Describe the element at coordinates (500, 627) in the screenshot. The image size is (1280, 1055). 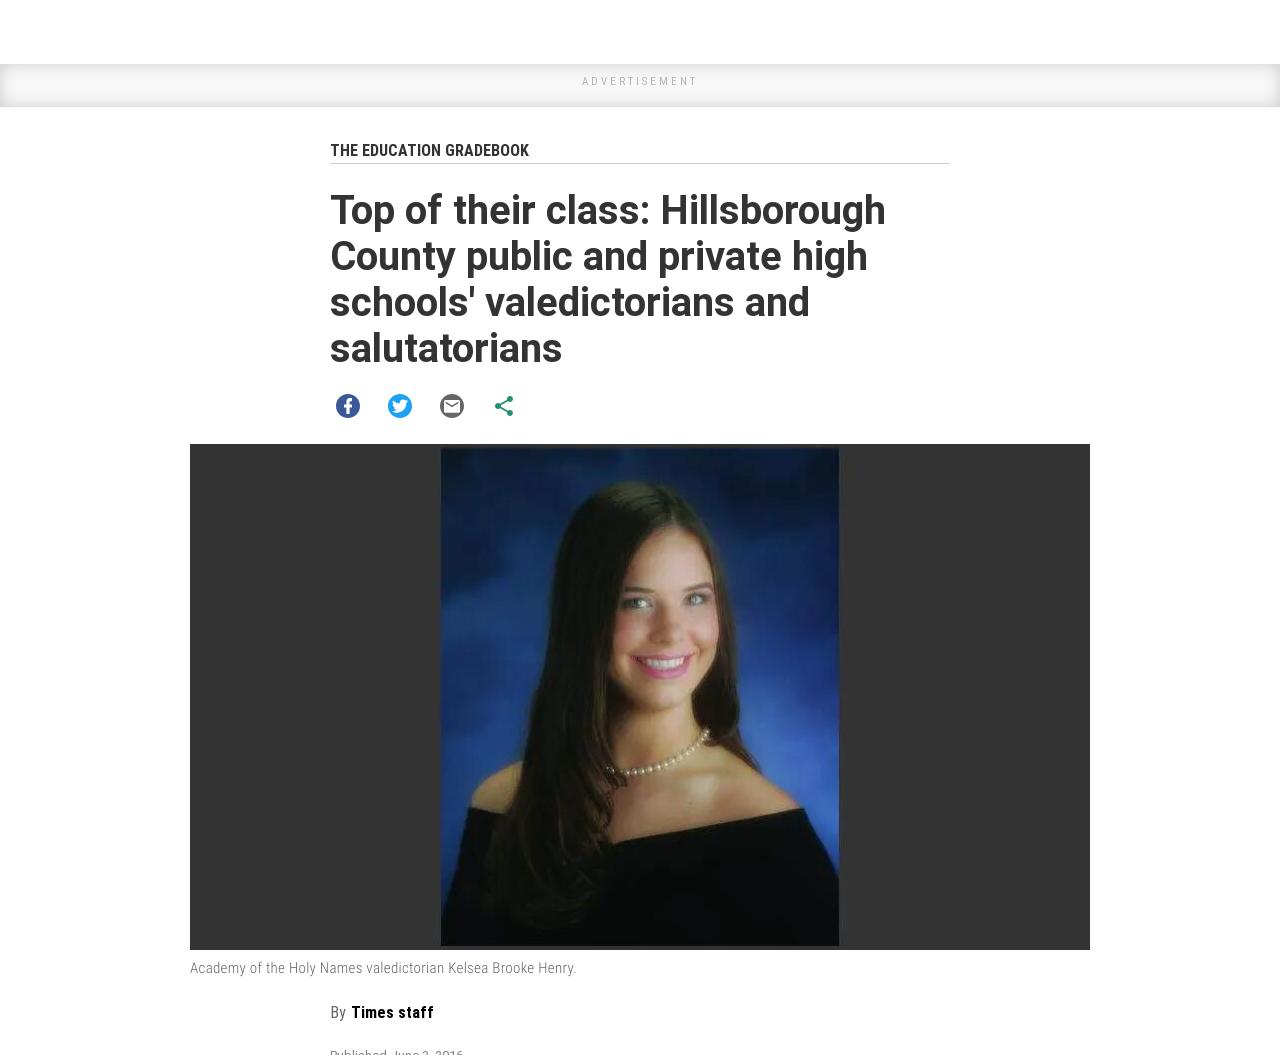
I see `'Valedictorian (Traditional): Zima K. Patel'` at that location.